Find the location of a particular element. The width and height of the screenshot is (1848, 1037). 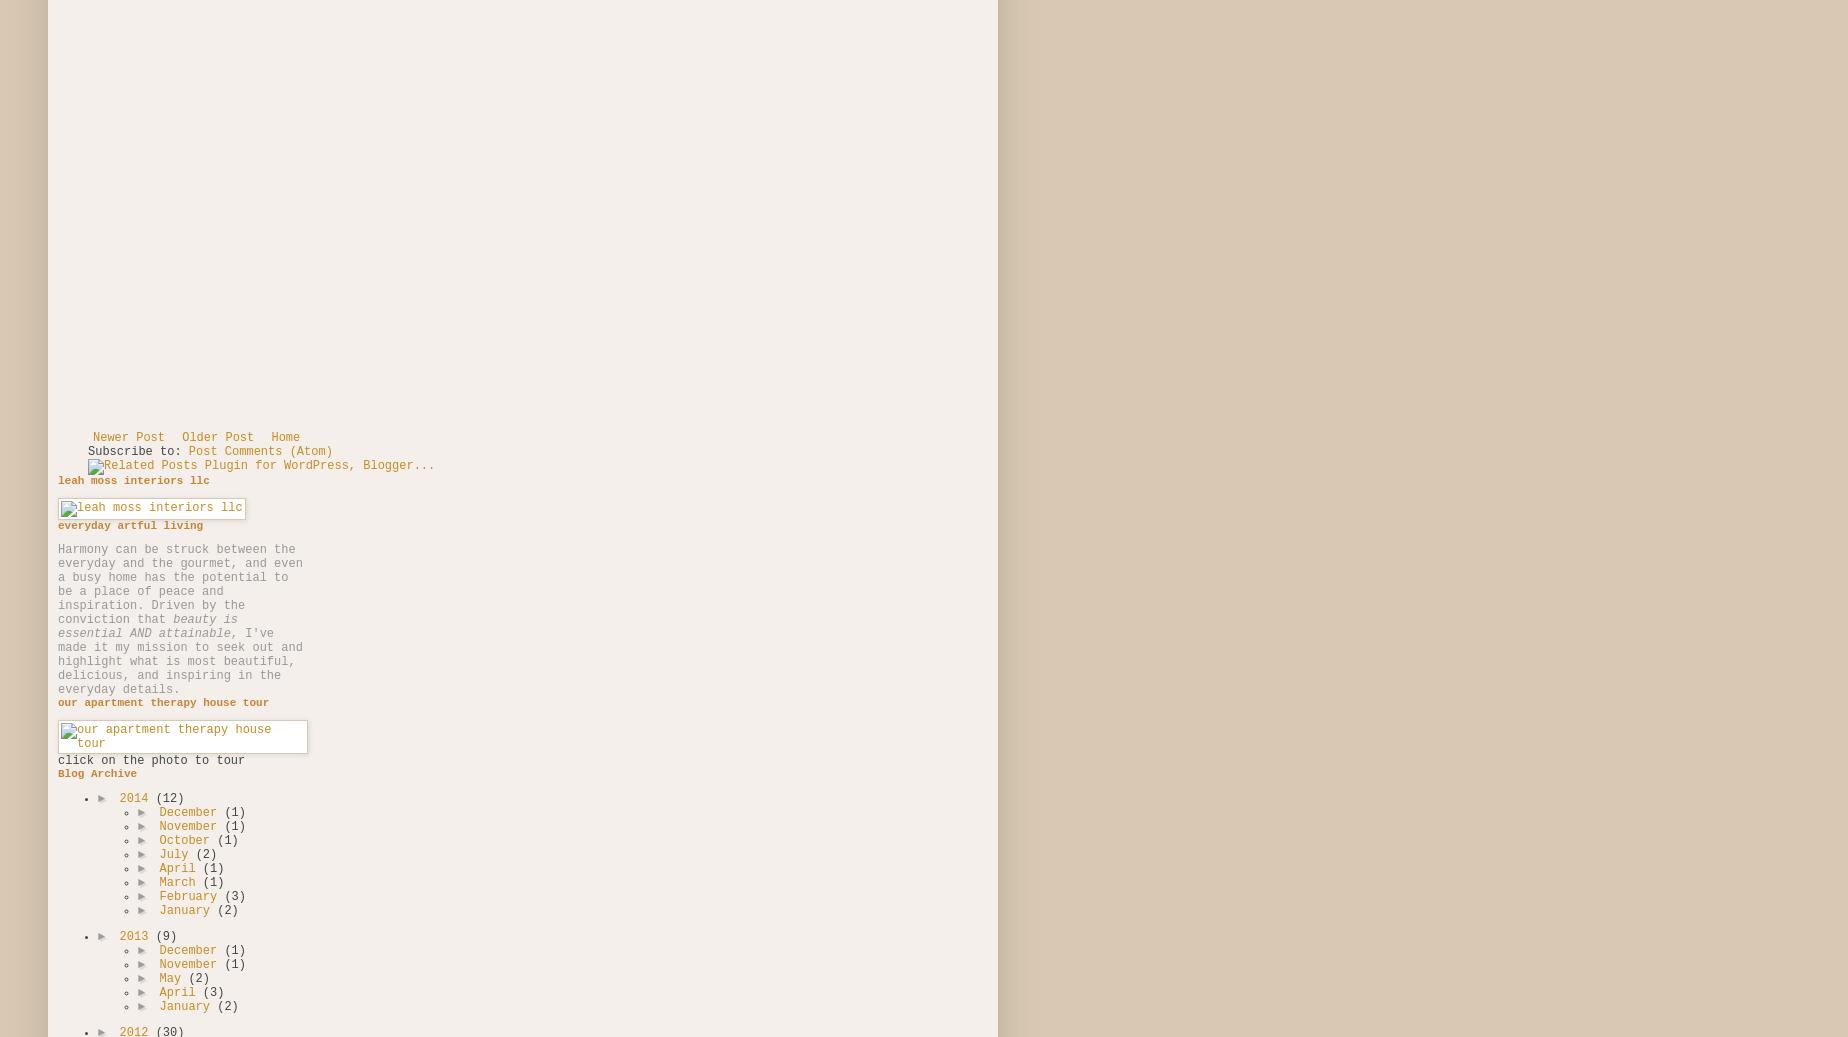

'March' is located at coordinates (180, 881).